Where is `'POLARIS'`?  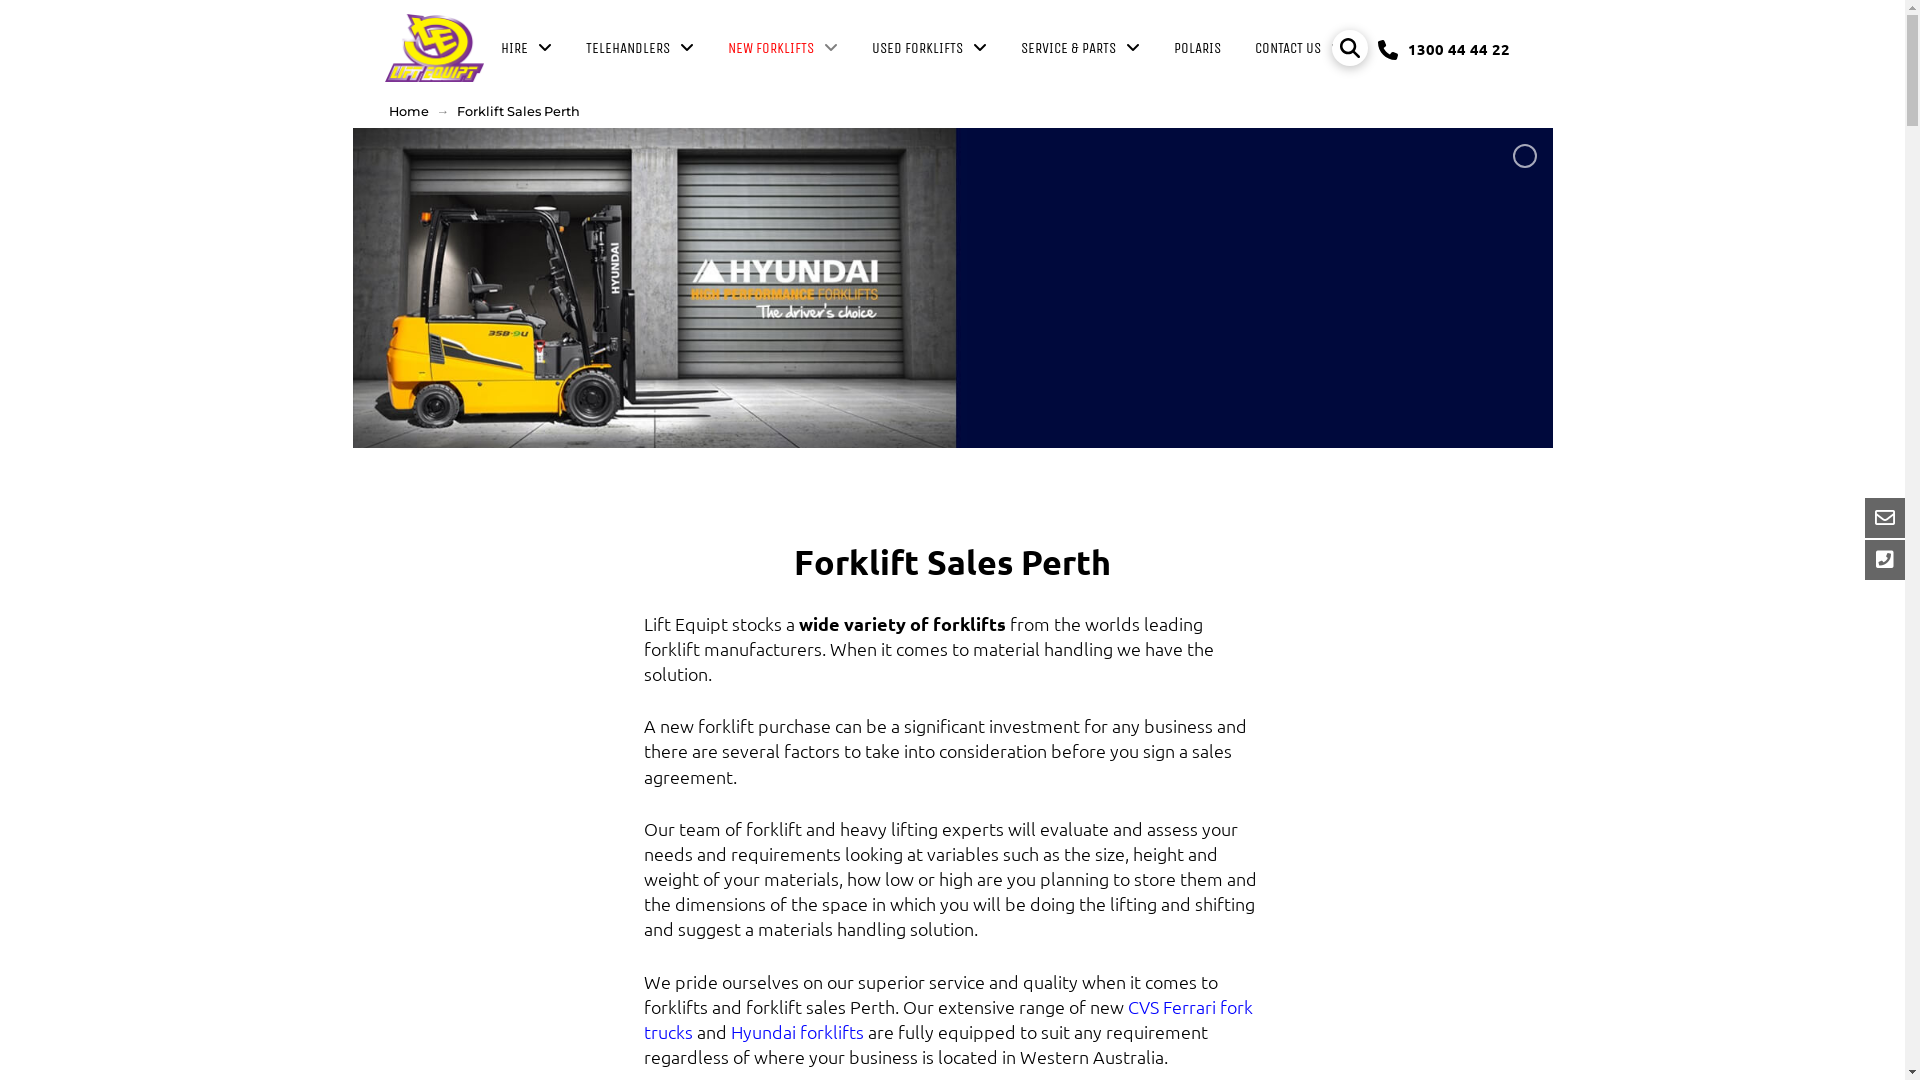
'POLARIS' is located at coordinates (1156, 47).